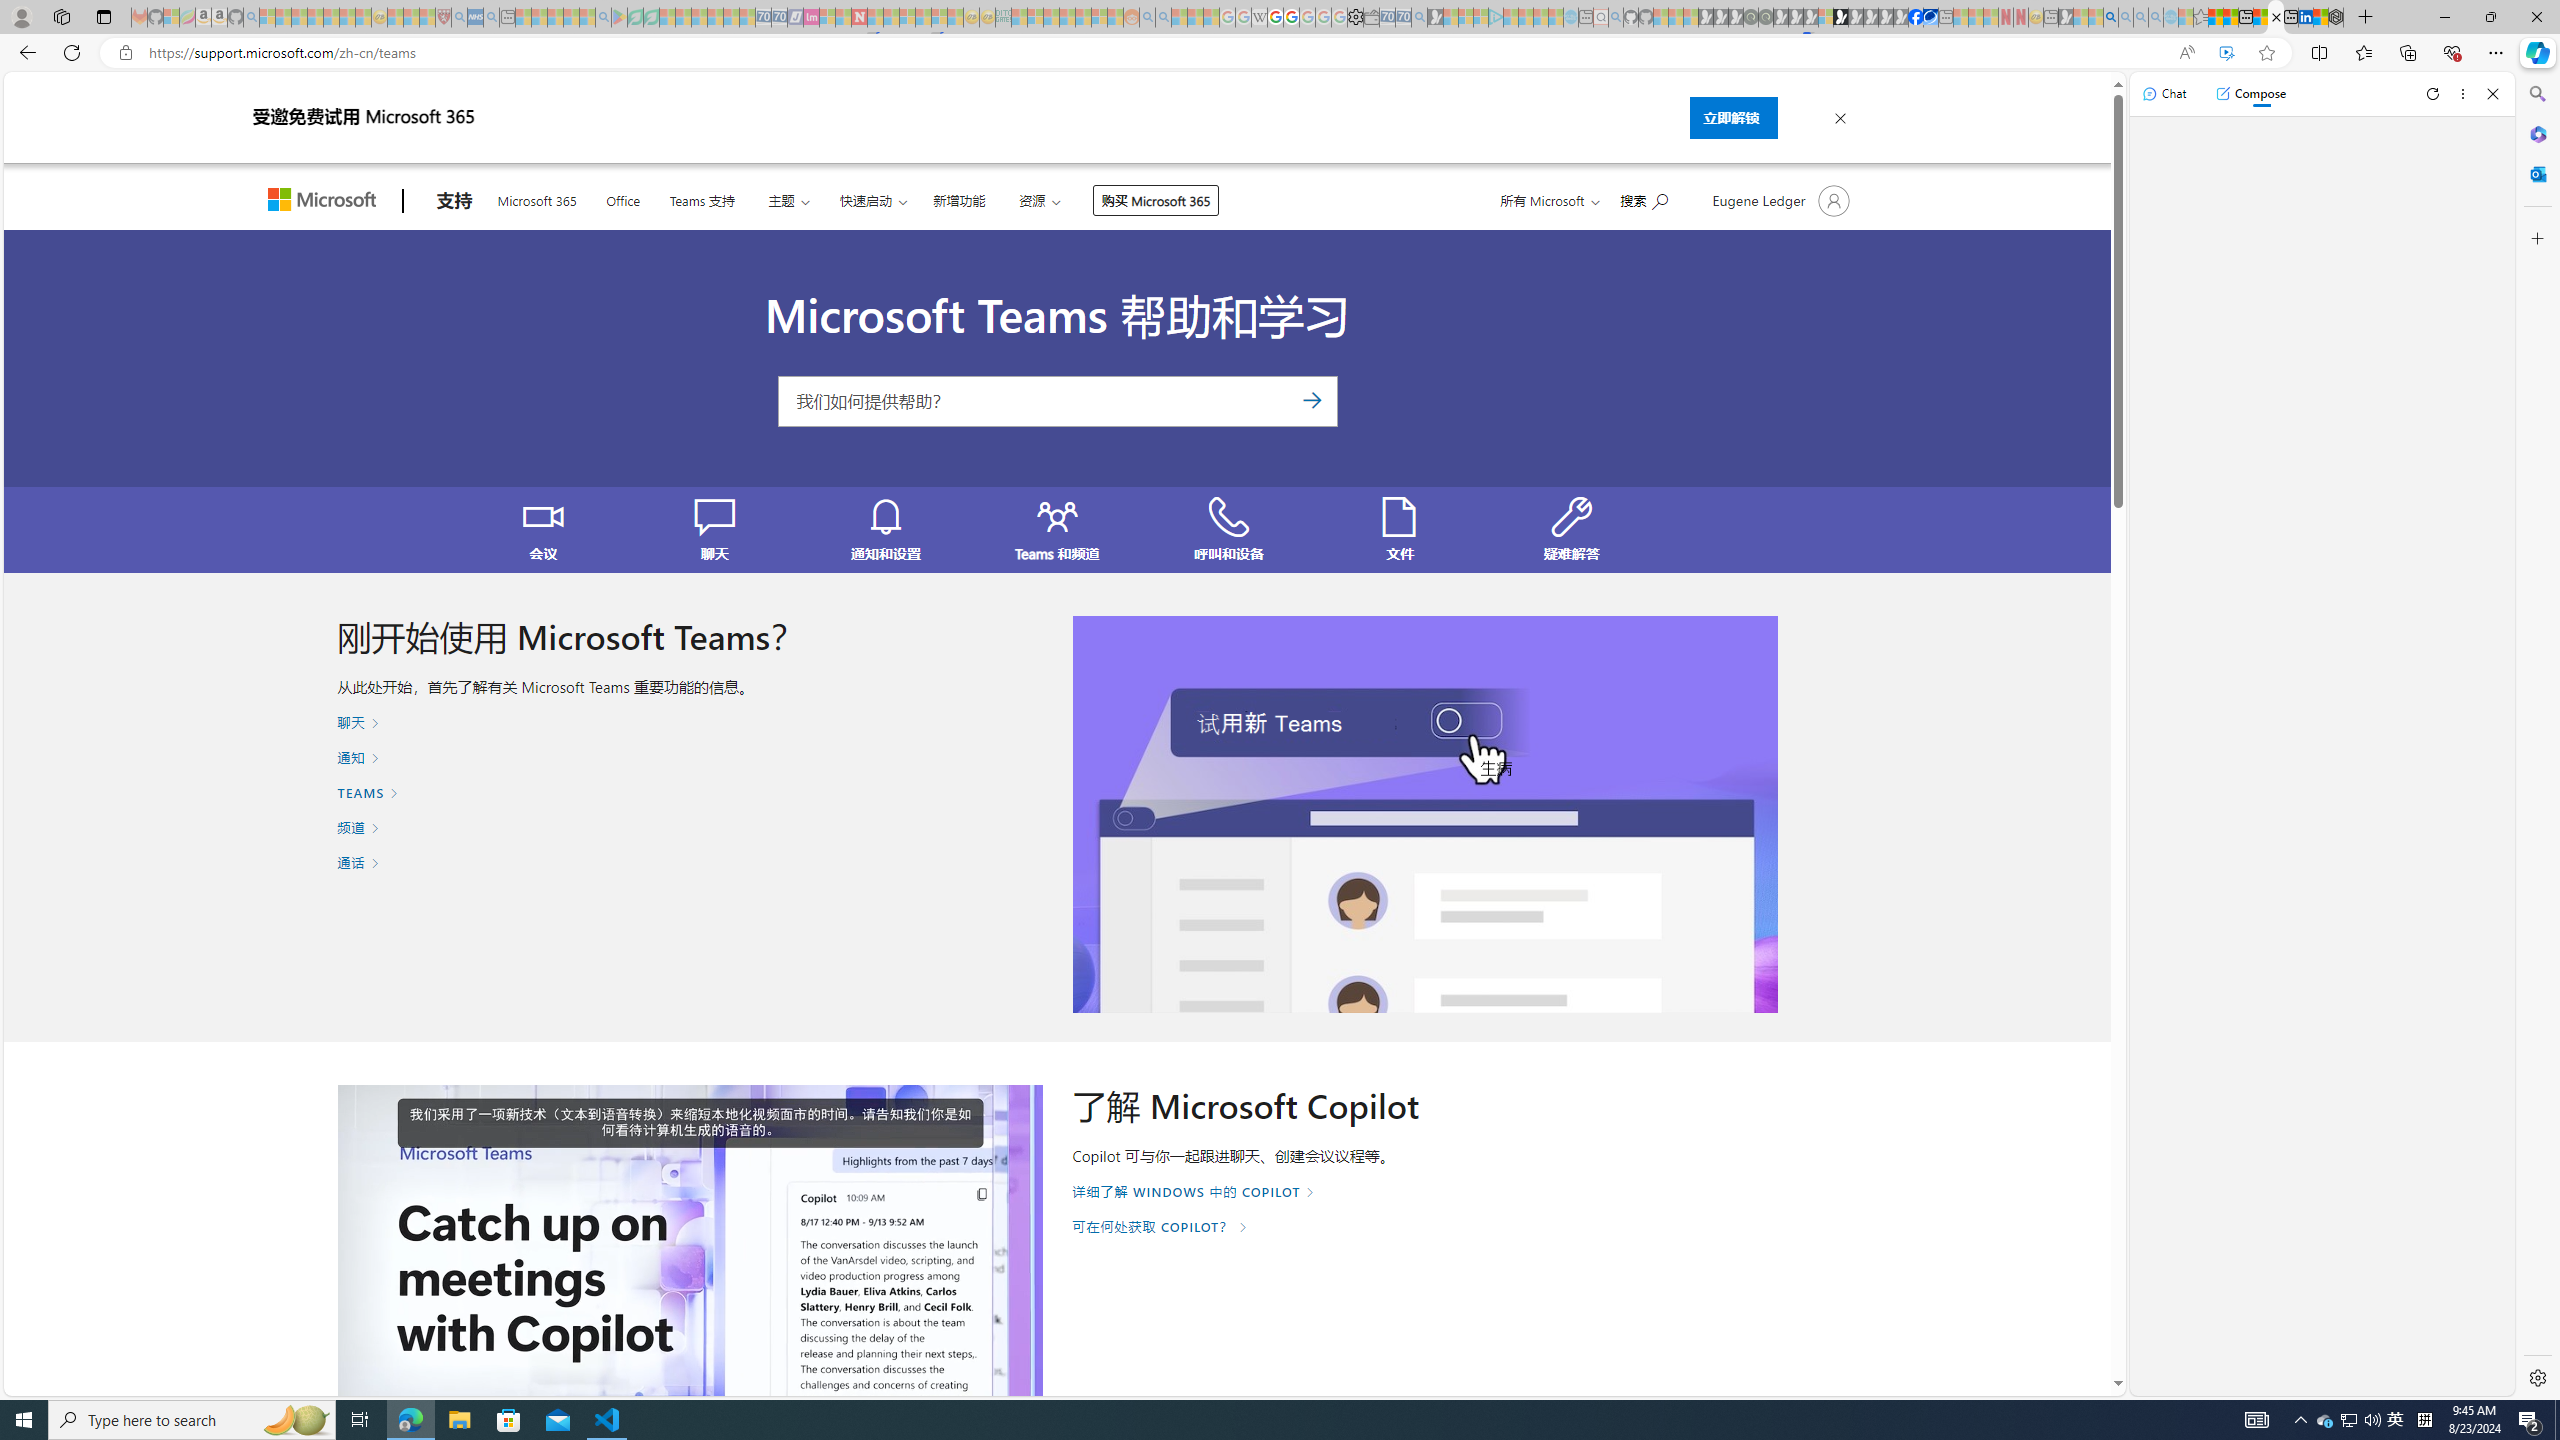  Describe the element at coordinates (298, 16) in the screenshot. I see `'The Weather Channel - MSN - Sleeping'` at that location.